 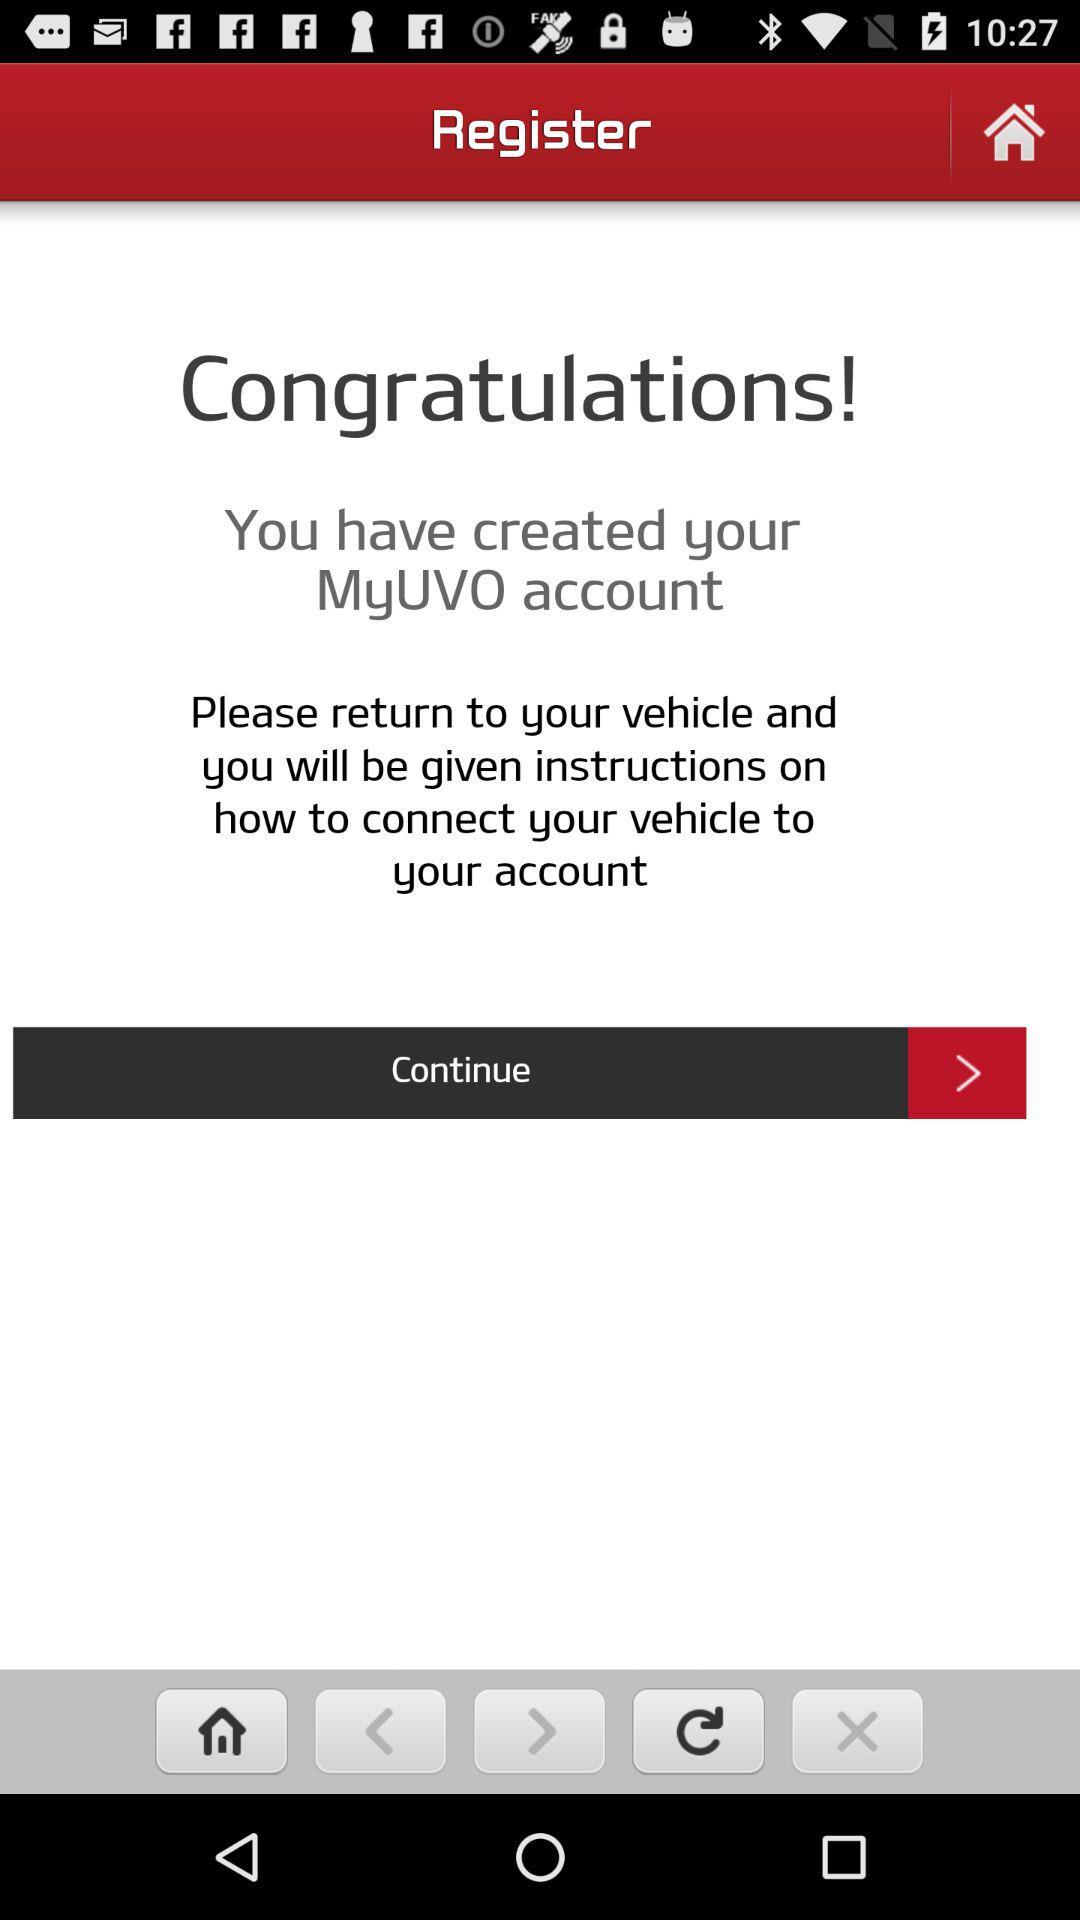 What do you see at coordinates (221, 1730) in the screenshot?
I see `return to the home screen` at bounding box center [221, 1730].